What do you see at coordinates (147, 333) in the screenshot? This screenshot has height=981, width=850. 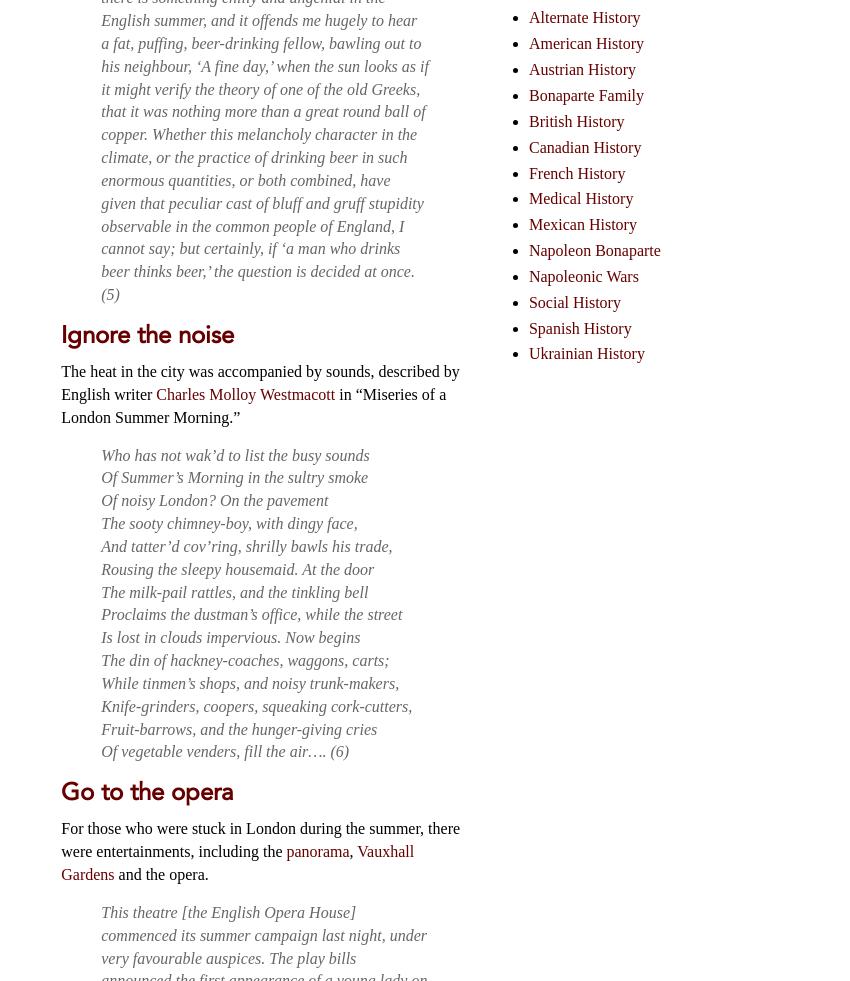 I see `'Ignore the noise'` at bounding box center [147, 333].